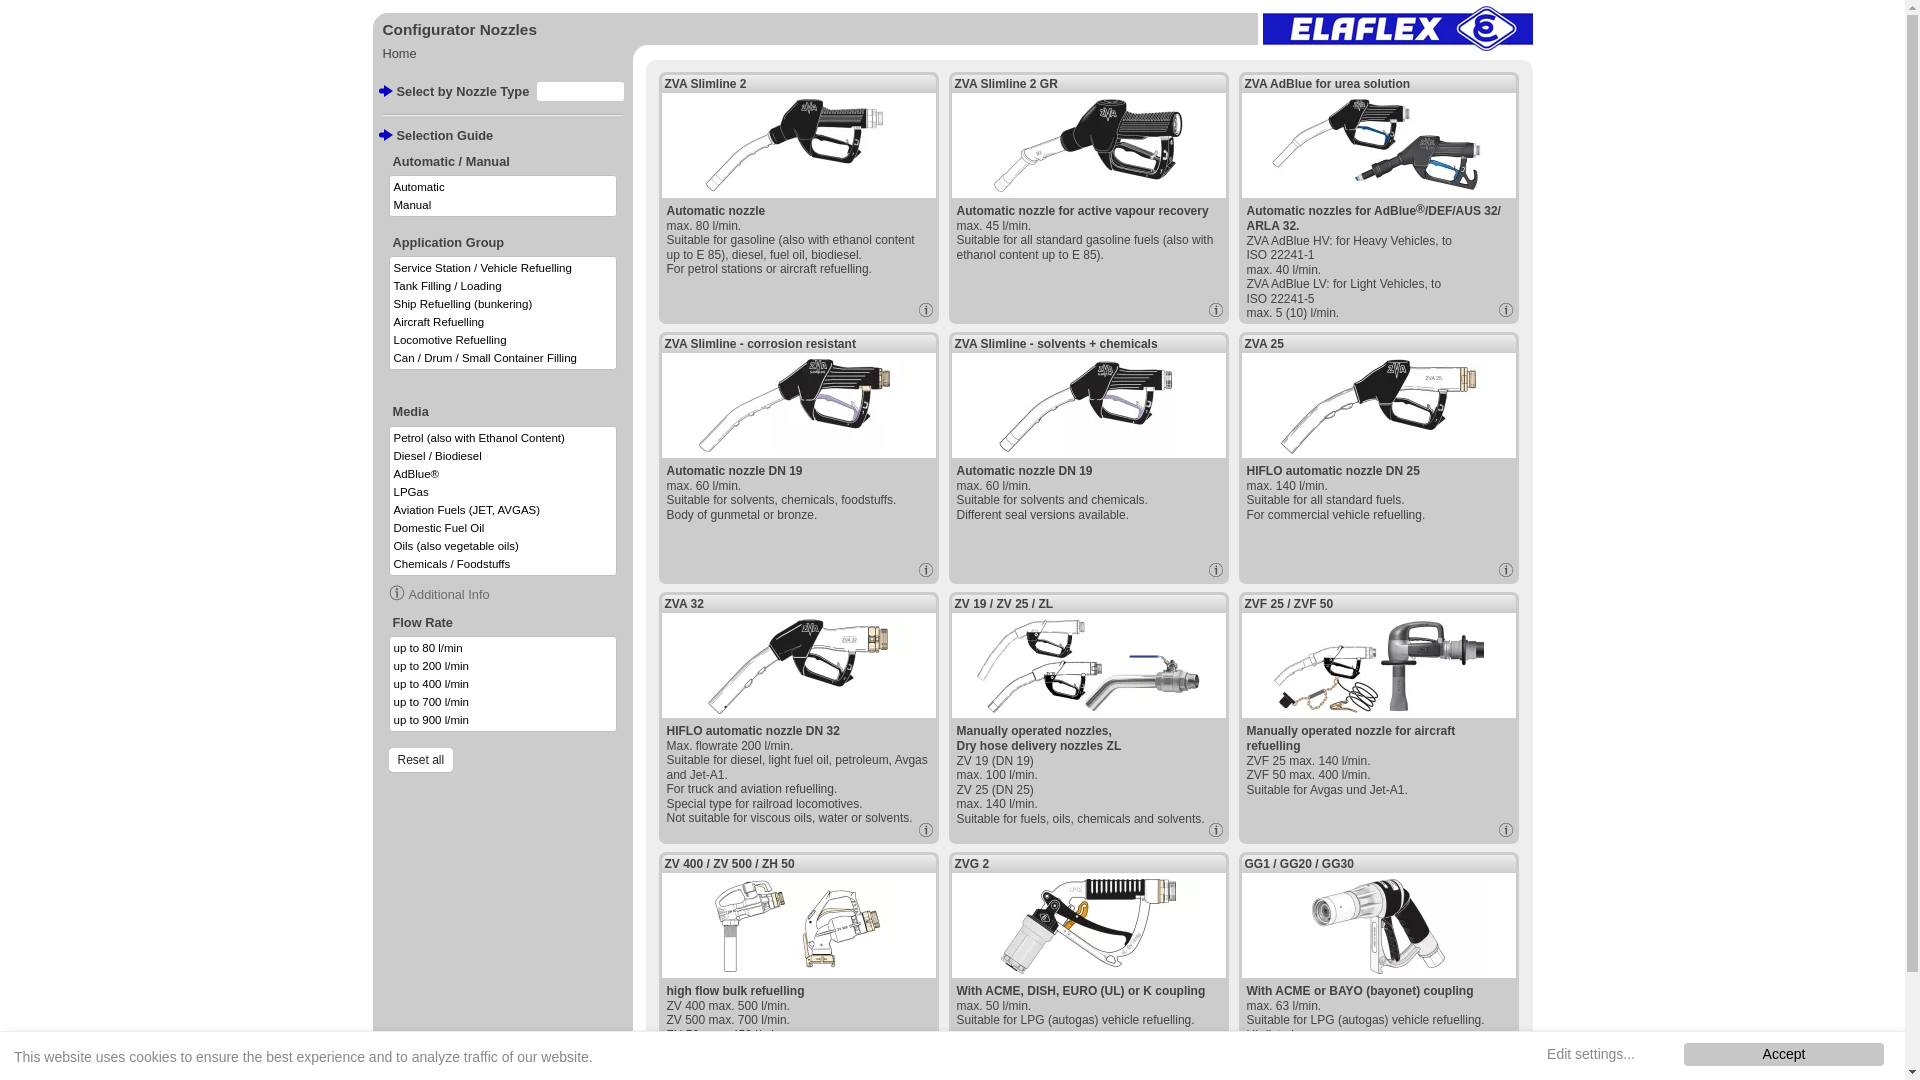  Describe the element at coordinates (503, 527) in the screenshot. I see `'Domestic Fuel Oil'` at that location.